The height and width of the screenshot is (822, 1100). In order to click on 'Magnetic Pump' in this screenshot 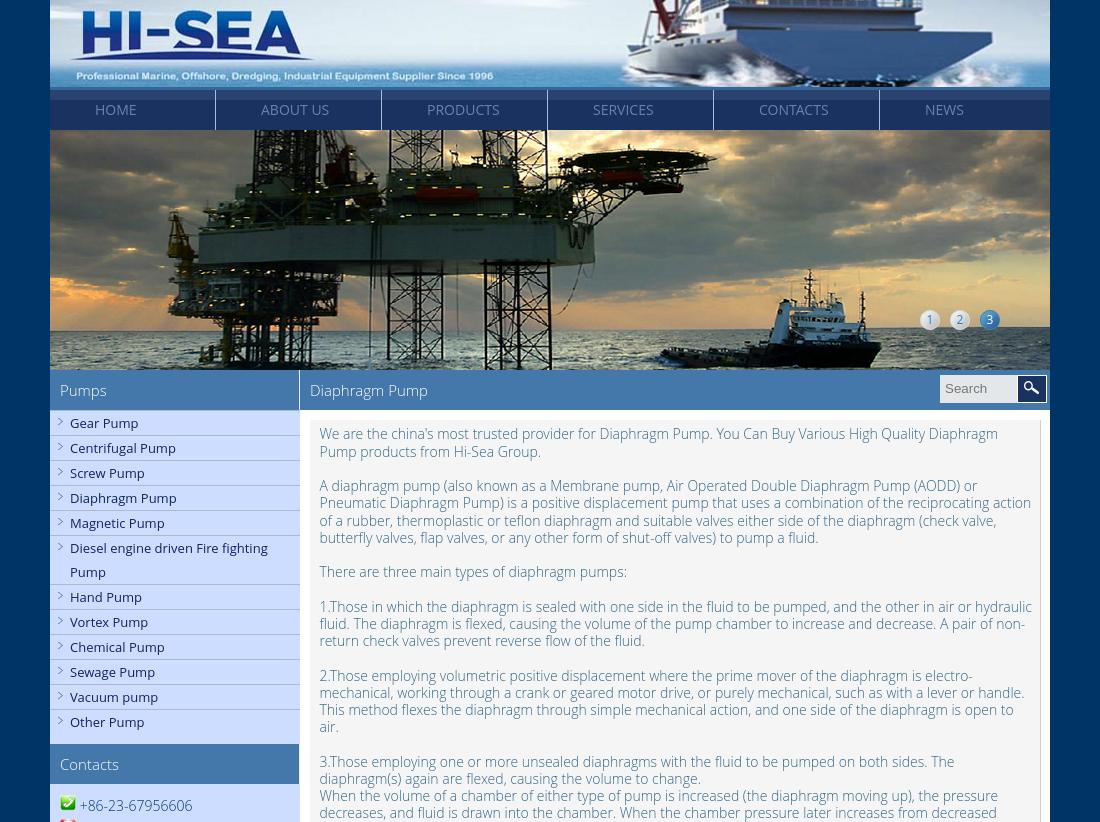, I will do `click(117, 522)`.